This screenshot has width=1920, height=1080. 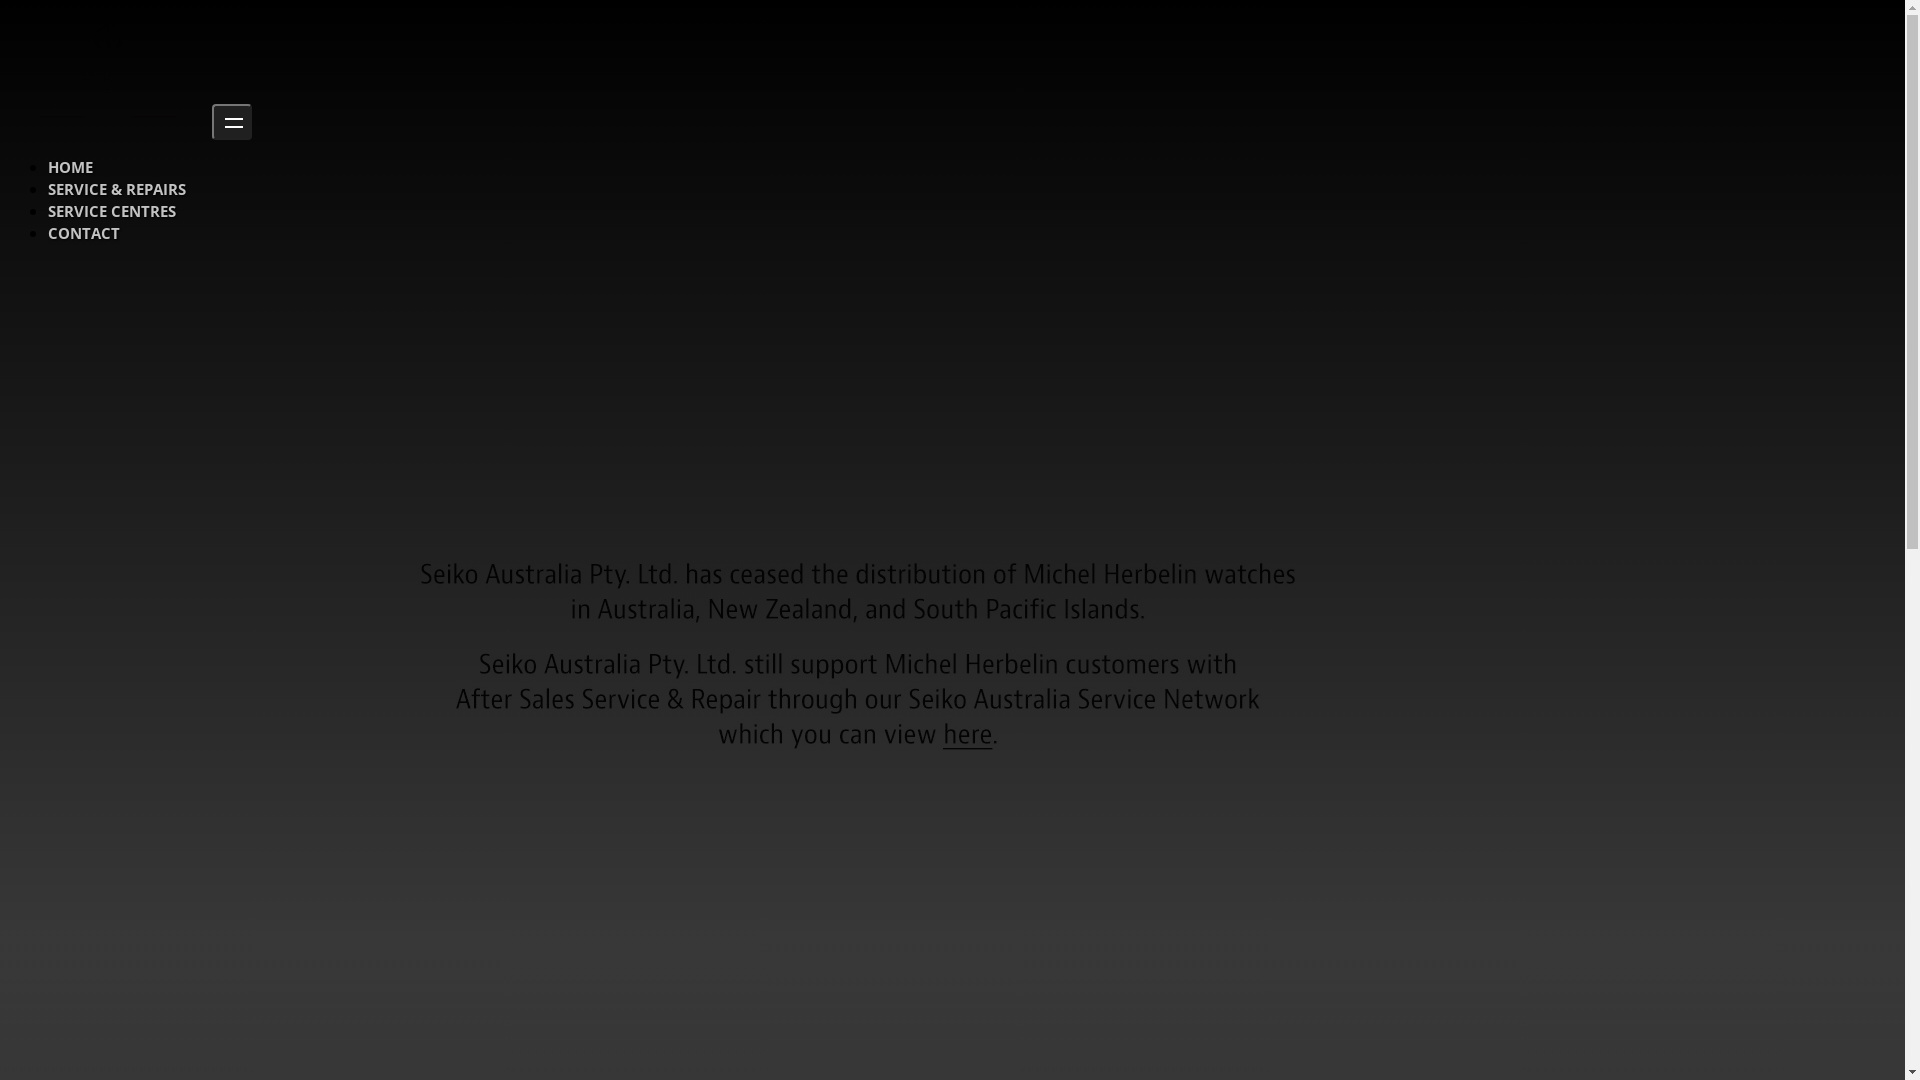 What do you see at coordinates (110, 211) in the screenshot?
I see `'SERVICE CENTRES'` at bounding box center [110, 211].